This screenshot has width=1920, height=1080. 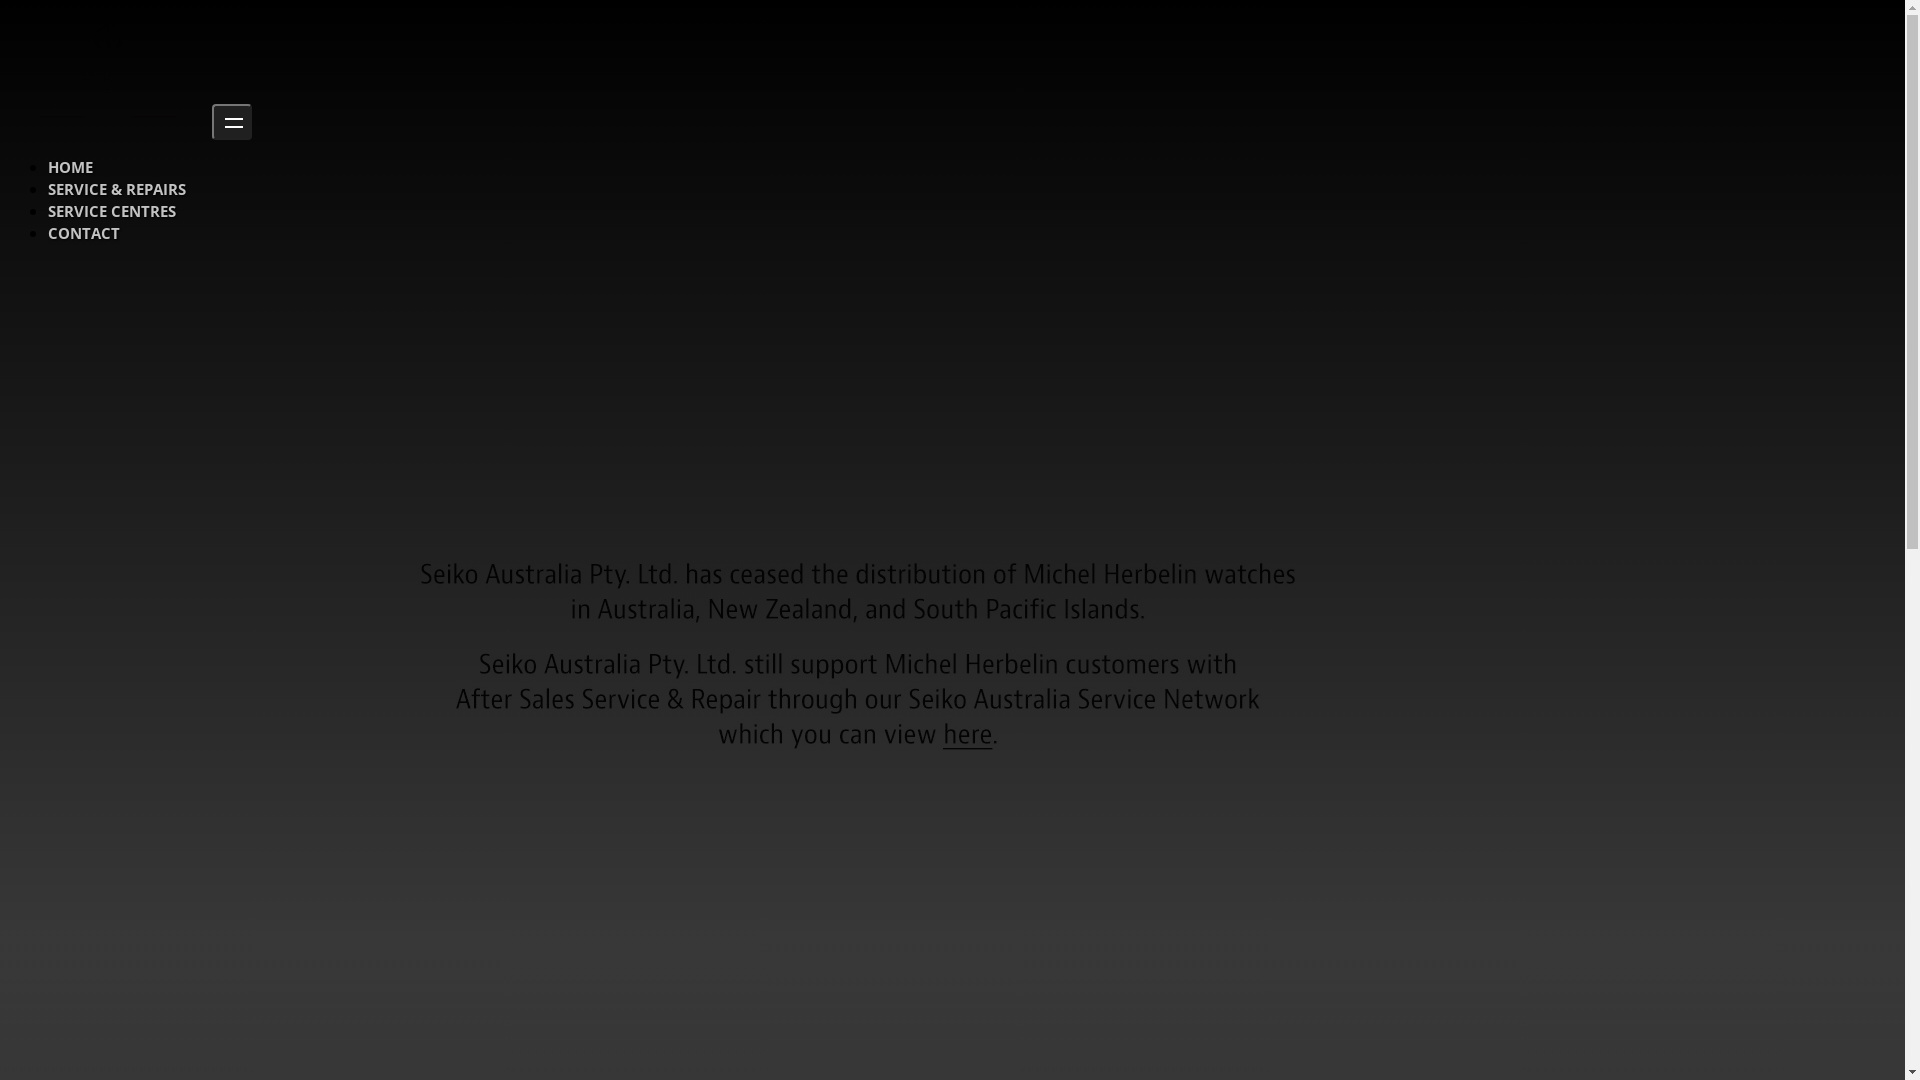 What do you see at coordinates (110, 211) in the screenshot?
I see `'SERVICE CENTRES'` at bounding box center [110, 211].